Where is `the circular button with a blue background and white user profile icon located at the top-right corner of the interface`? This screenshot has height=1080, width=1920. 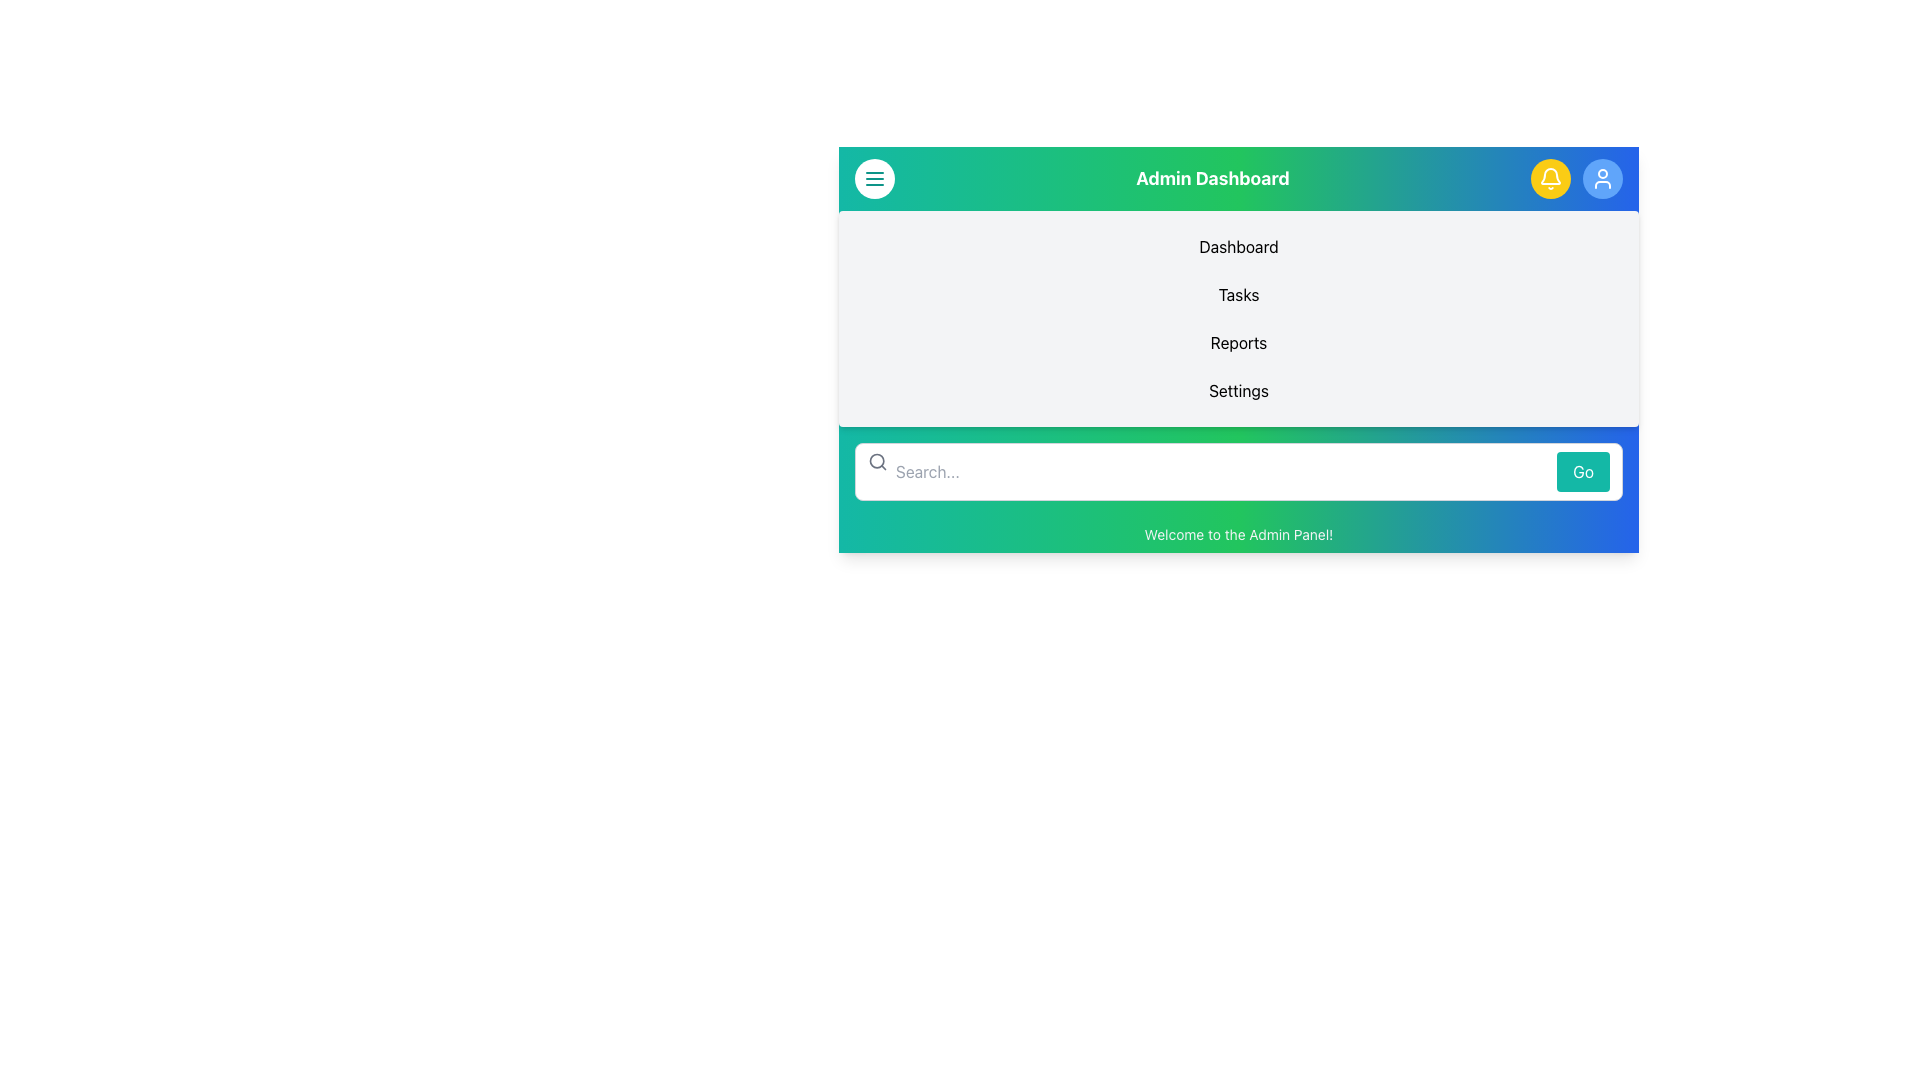 the circular button with a blue background and white user profile icon located at the top-right corner of the interface is located at coordinates (1603, 177).